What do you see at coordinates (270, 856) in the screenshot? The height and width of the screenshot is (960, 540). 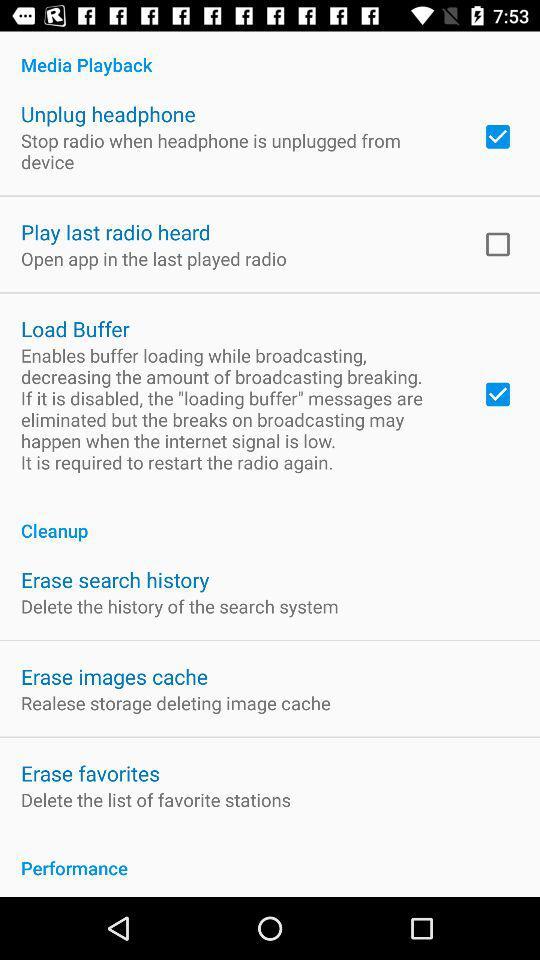 I see `the performance` at bounding box center [270, 856].